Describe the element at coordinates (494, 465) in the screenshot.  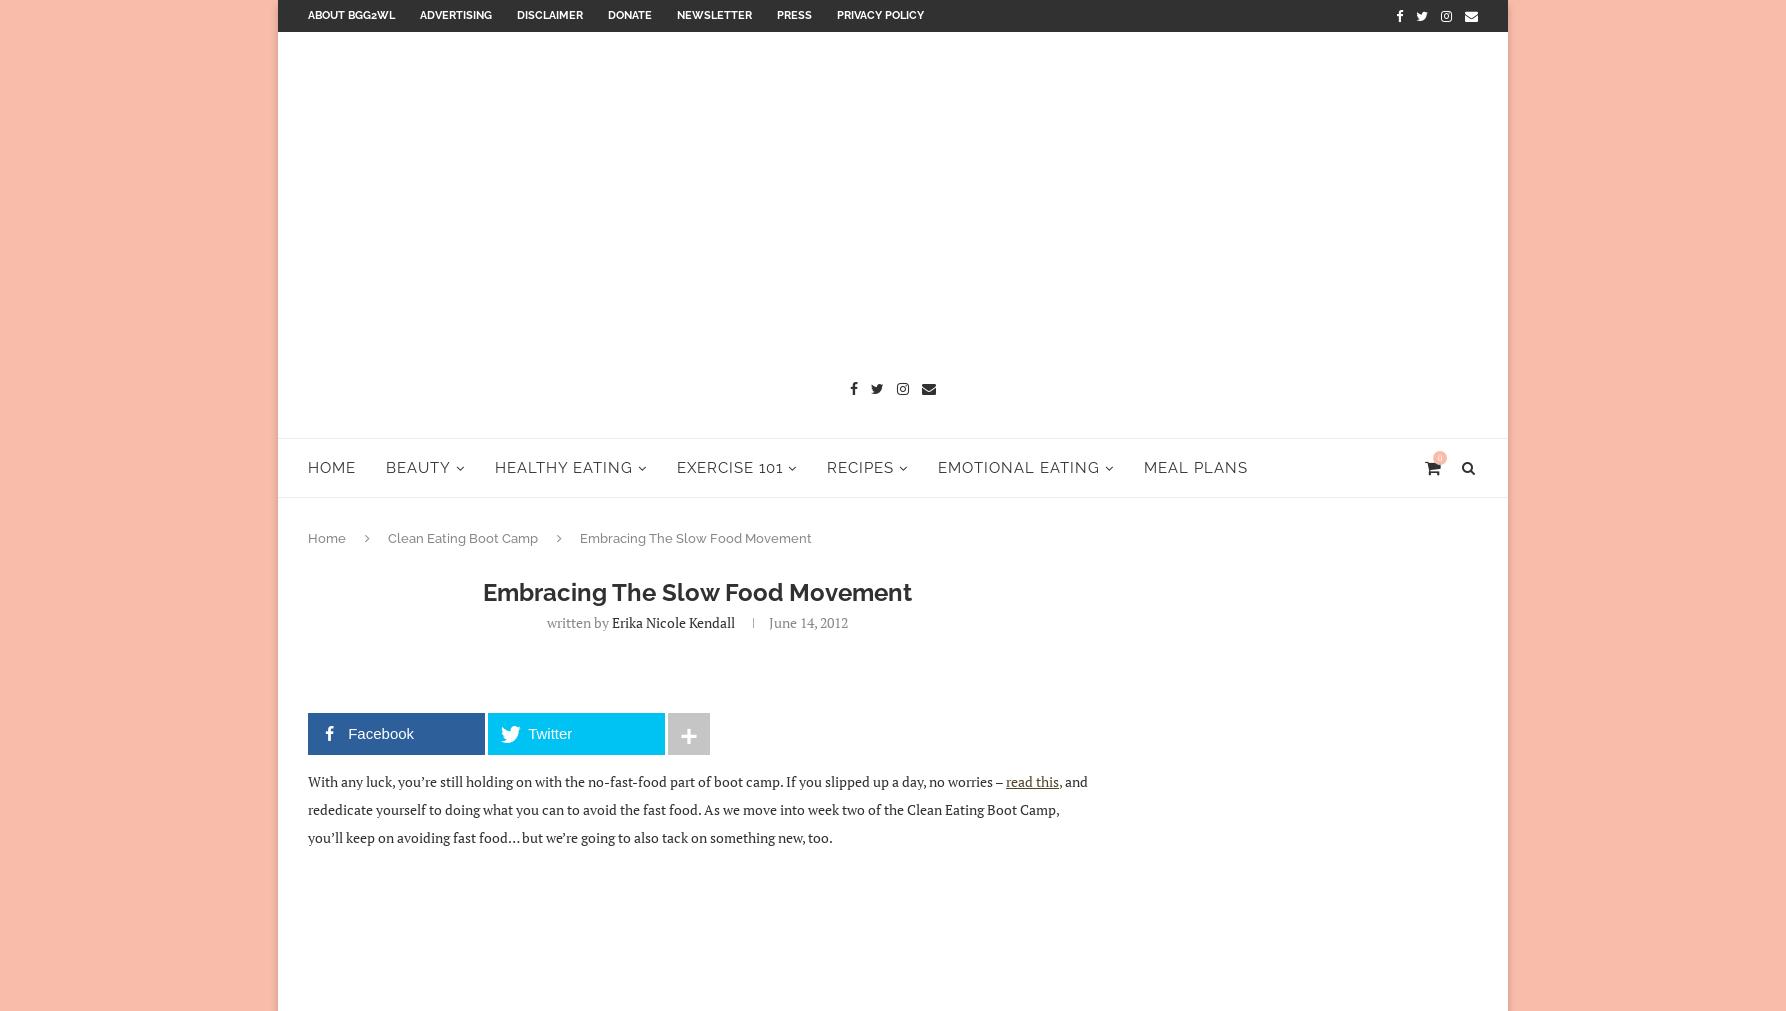
I see `'Healthy Eating'` at that location.